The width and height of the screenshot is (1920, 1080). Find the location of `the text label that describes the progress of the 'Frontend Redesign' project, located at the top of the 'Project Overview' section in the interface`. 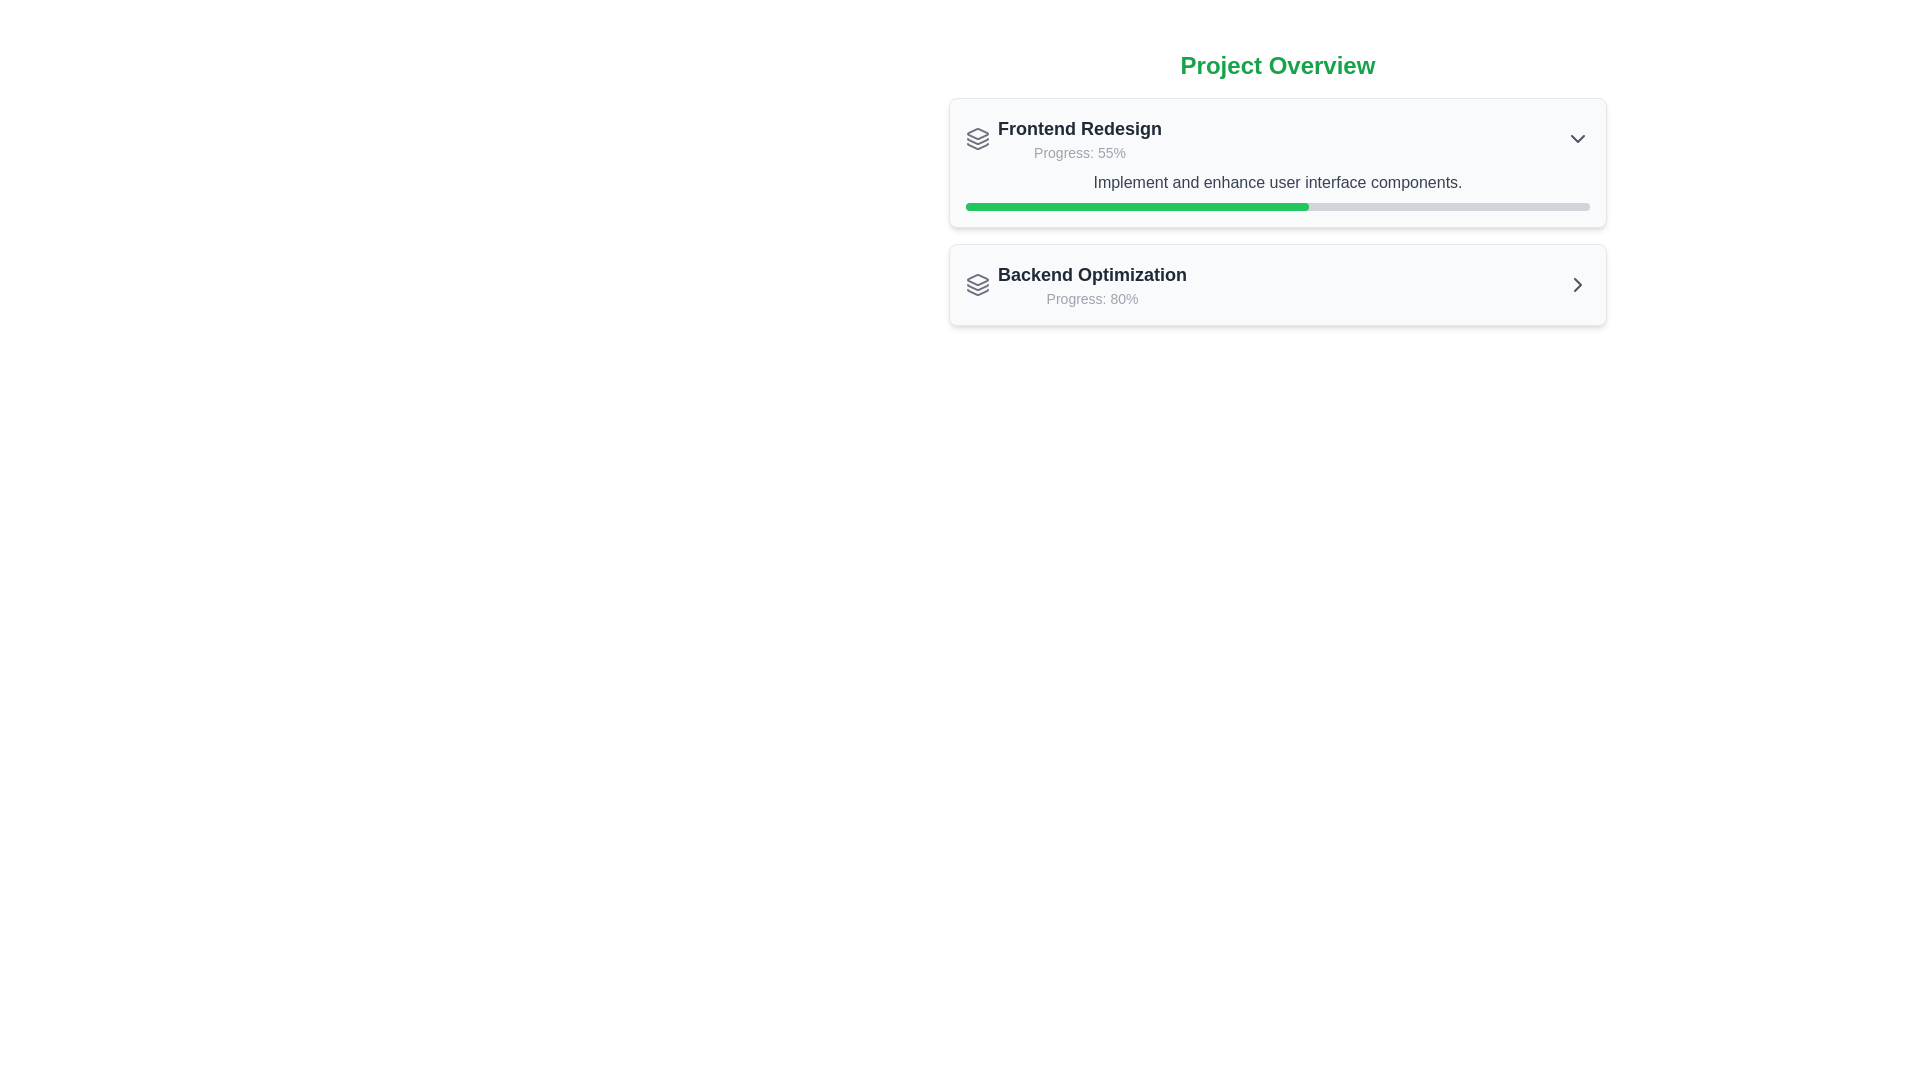

the text label that describes the progress of the 'Frontend Redesign' project, located at the top of the 'Project Overview' section in the interface is located at coordinates (1079, 137).